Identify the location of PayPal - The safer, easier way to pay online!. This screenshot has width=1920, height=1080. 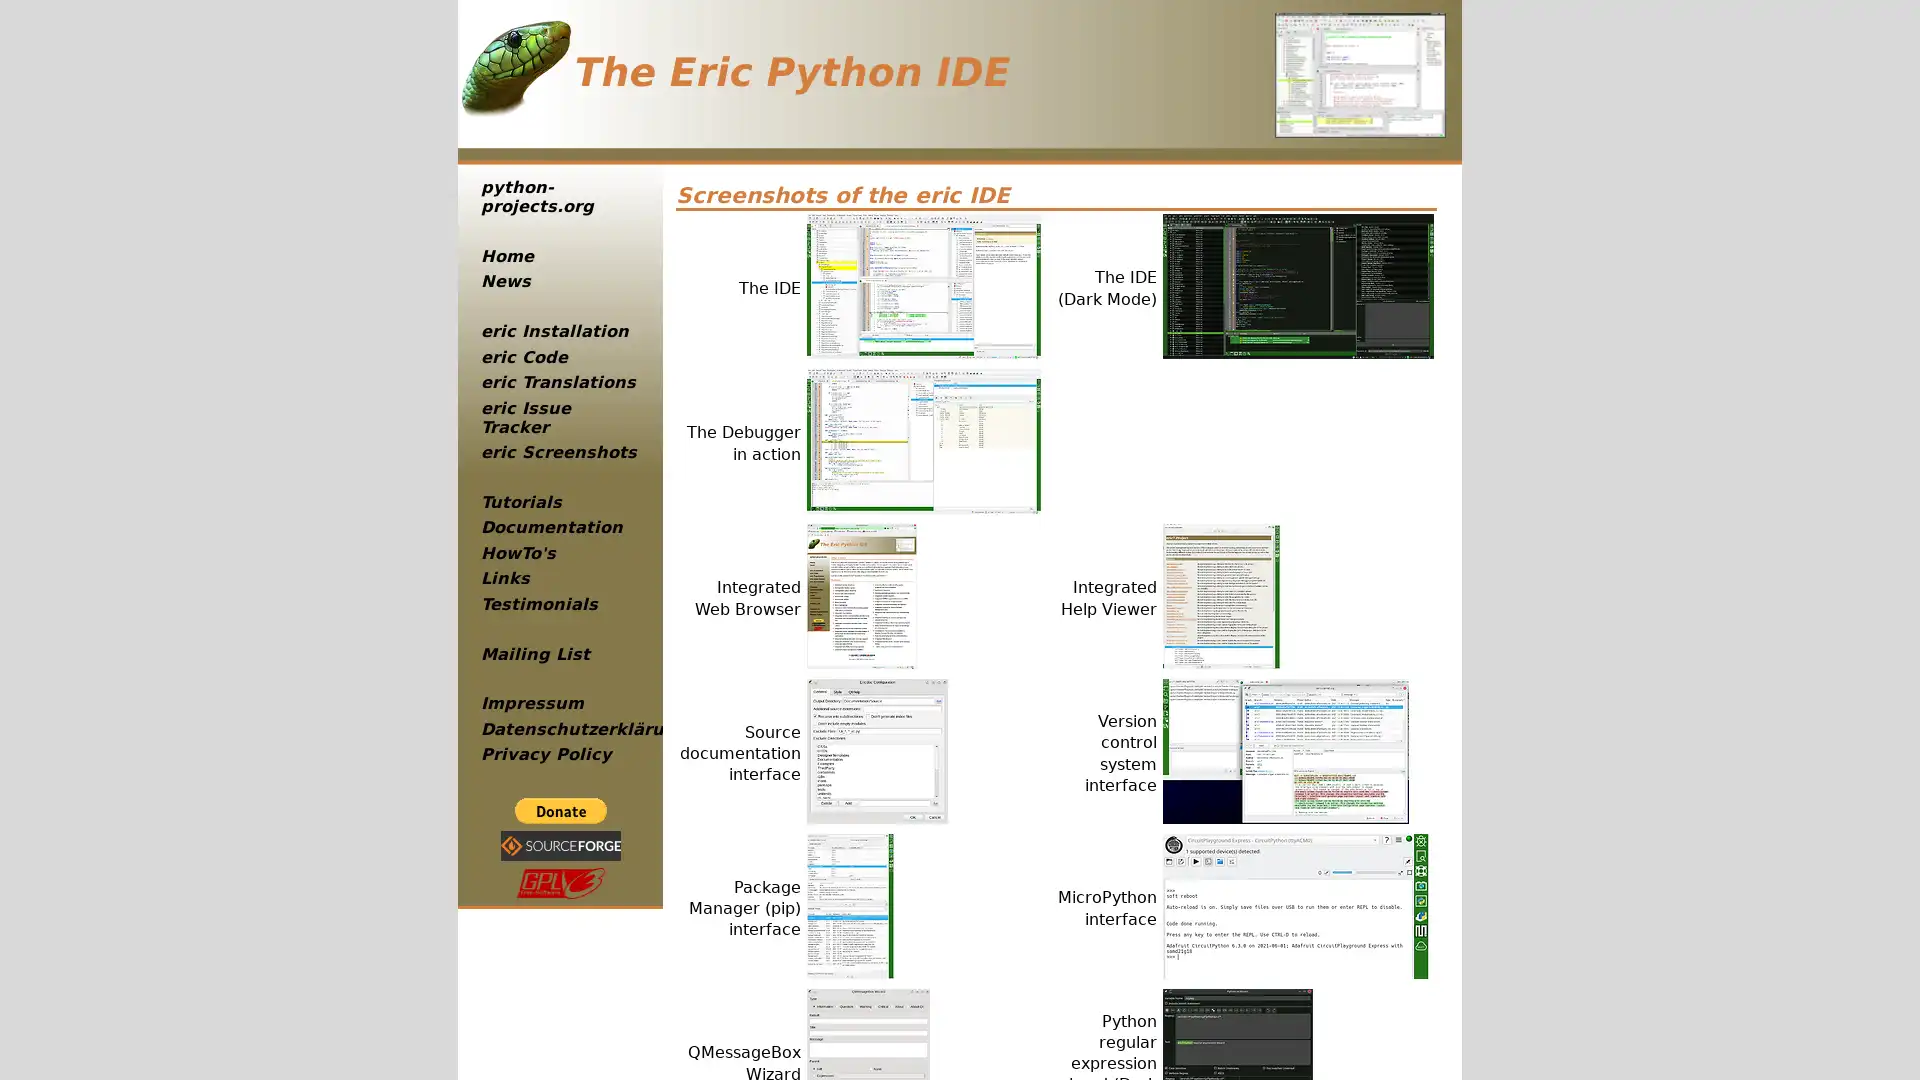
(560, 810).